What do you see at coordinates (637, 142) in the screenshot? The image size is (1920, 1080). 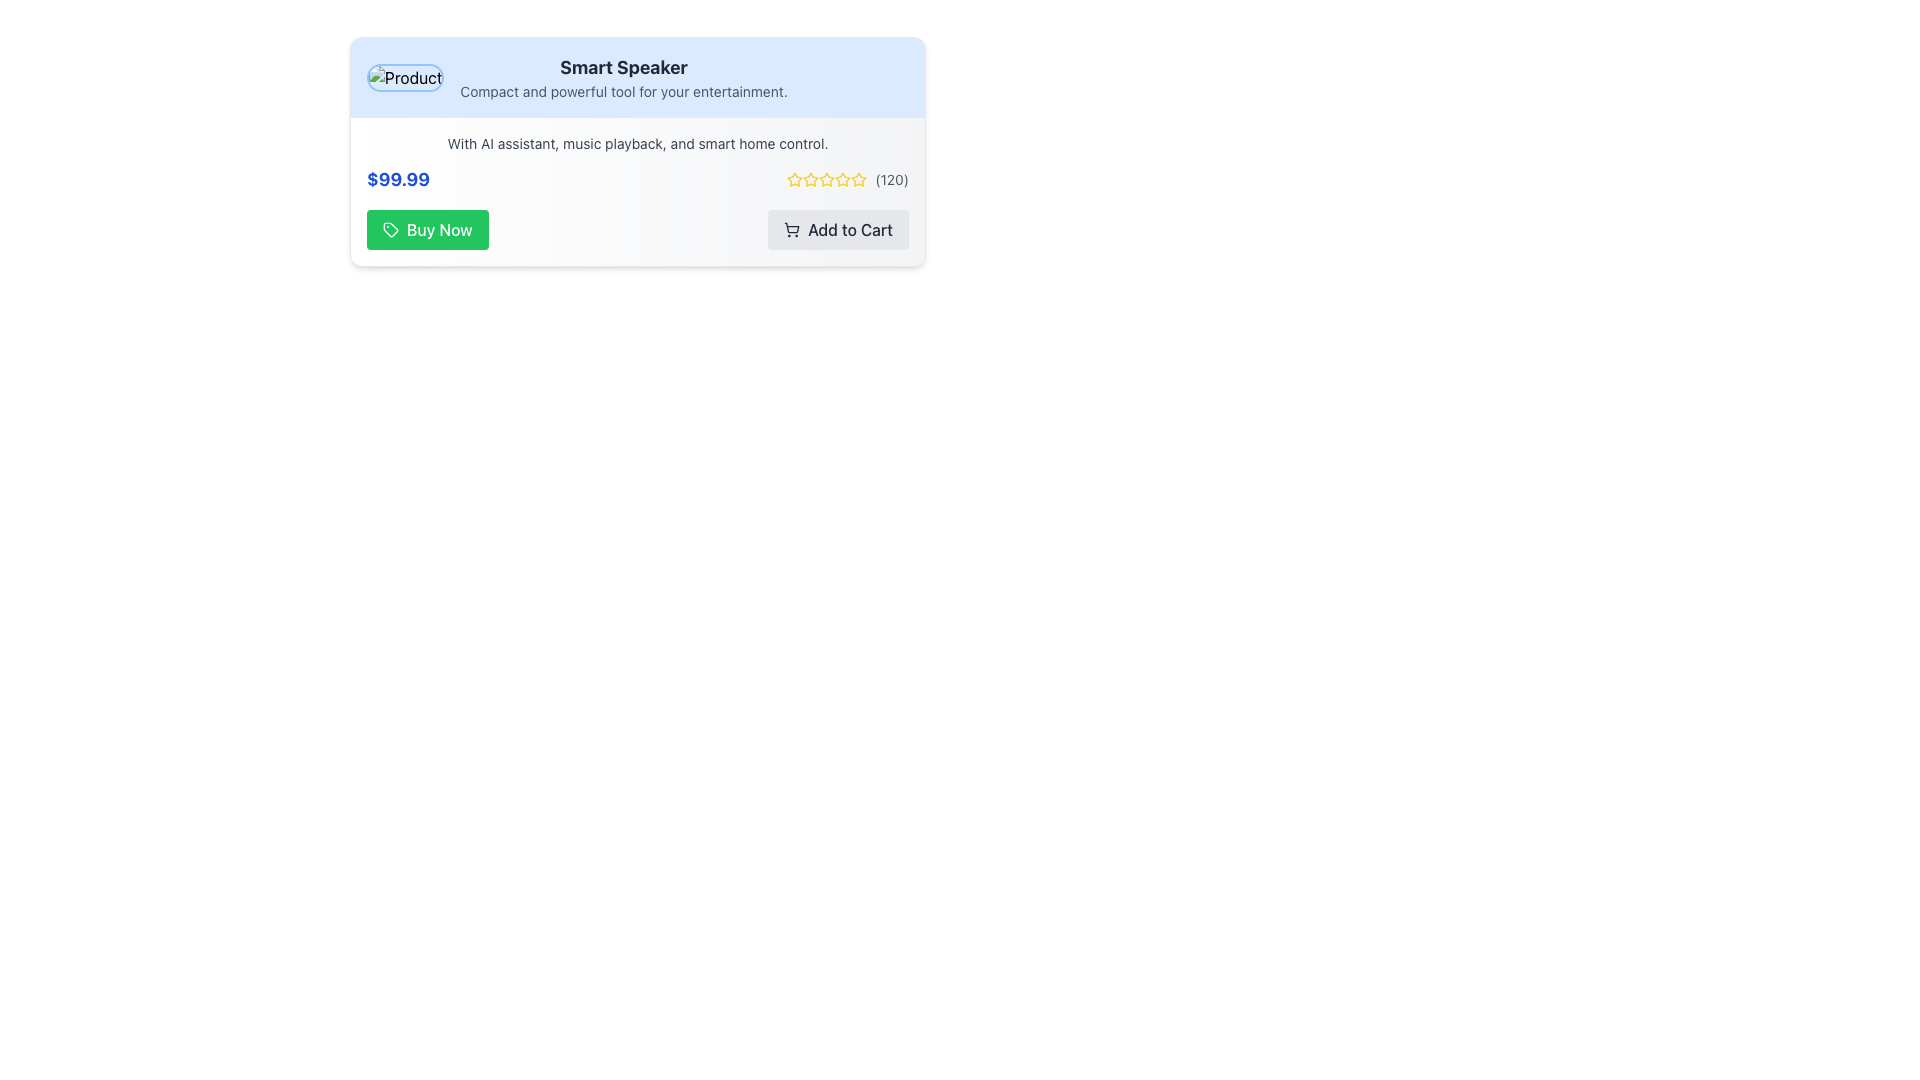 I see `textual description stating 'With AI assistant, music playback, and smart home control.' located beneath the title 'Smart Speaker' in the product information card` at bounding box center [637, 142].